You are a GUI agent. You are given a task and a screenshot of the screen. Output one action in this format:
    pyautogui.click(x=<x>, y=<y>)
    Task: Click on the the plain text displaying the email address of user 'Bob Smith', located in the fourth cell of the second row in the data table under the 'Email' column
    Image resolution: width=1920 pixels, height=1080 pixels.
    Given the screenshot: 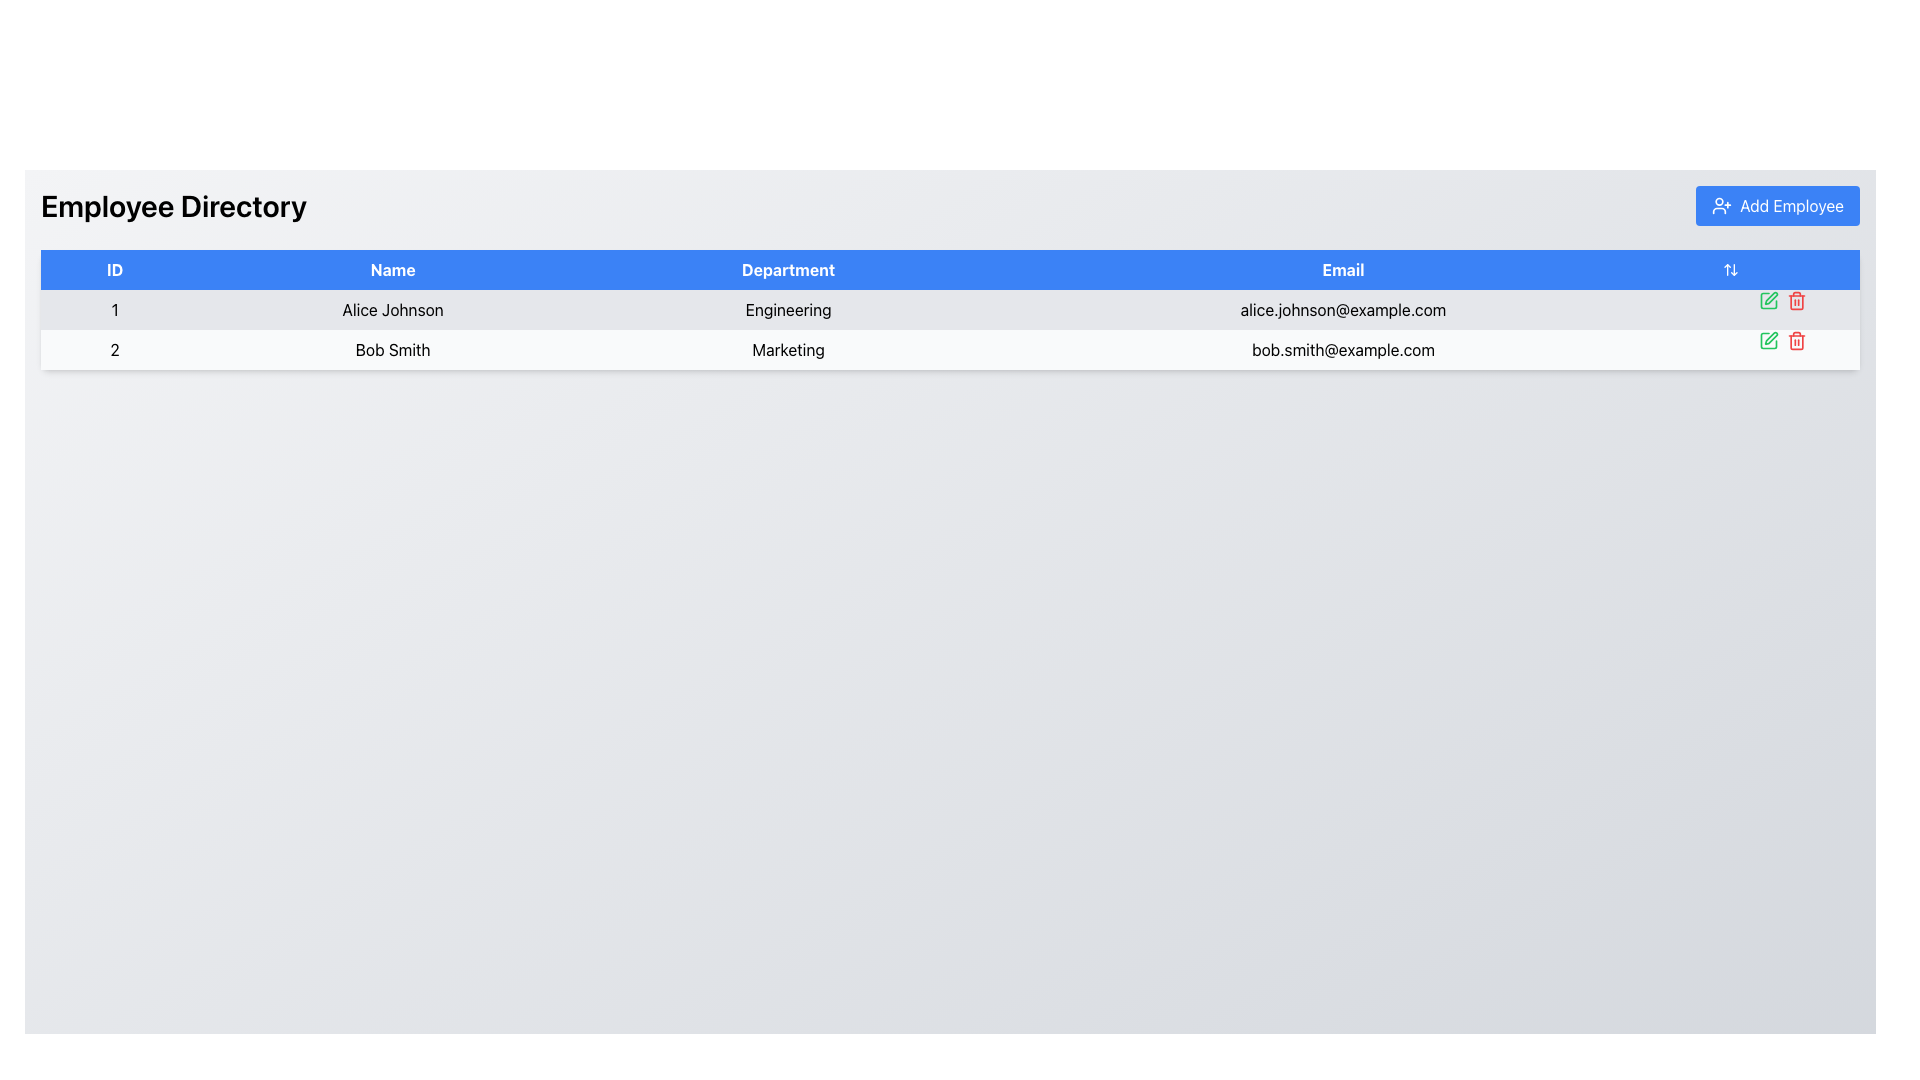 What is the action you would take?
    pyautogui.click(x=1343, y=349)
    